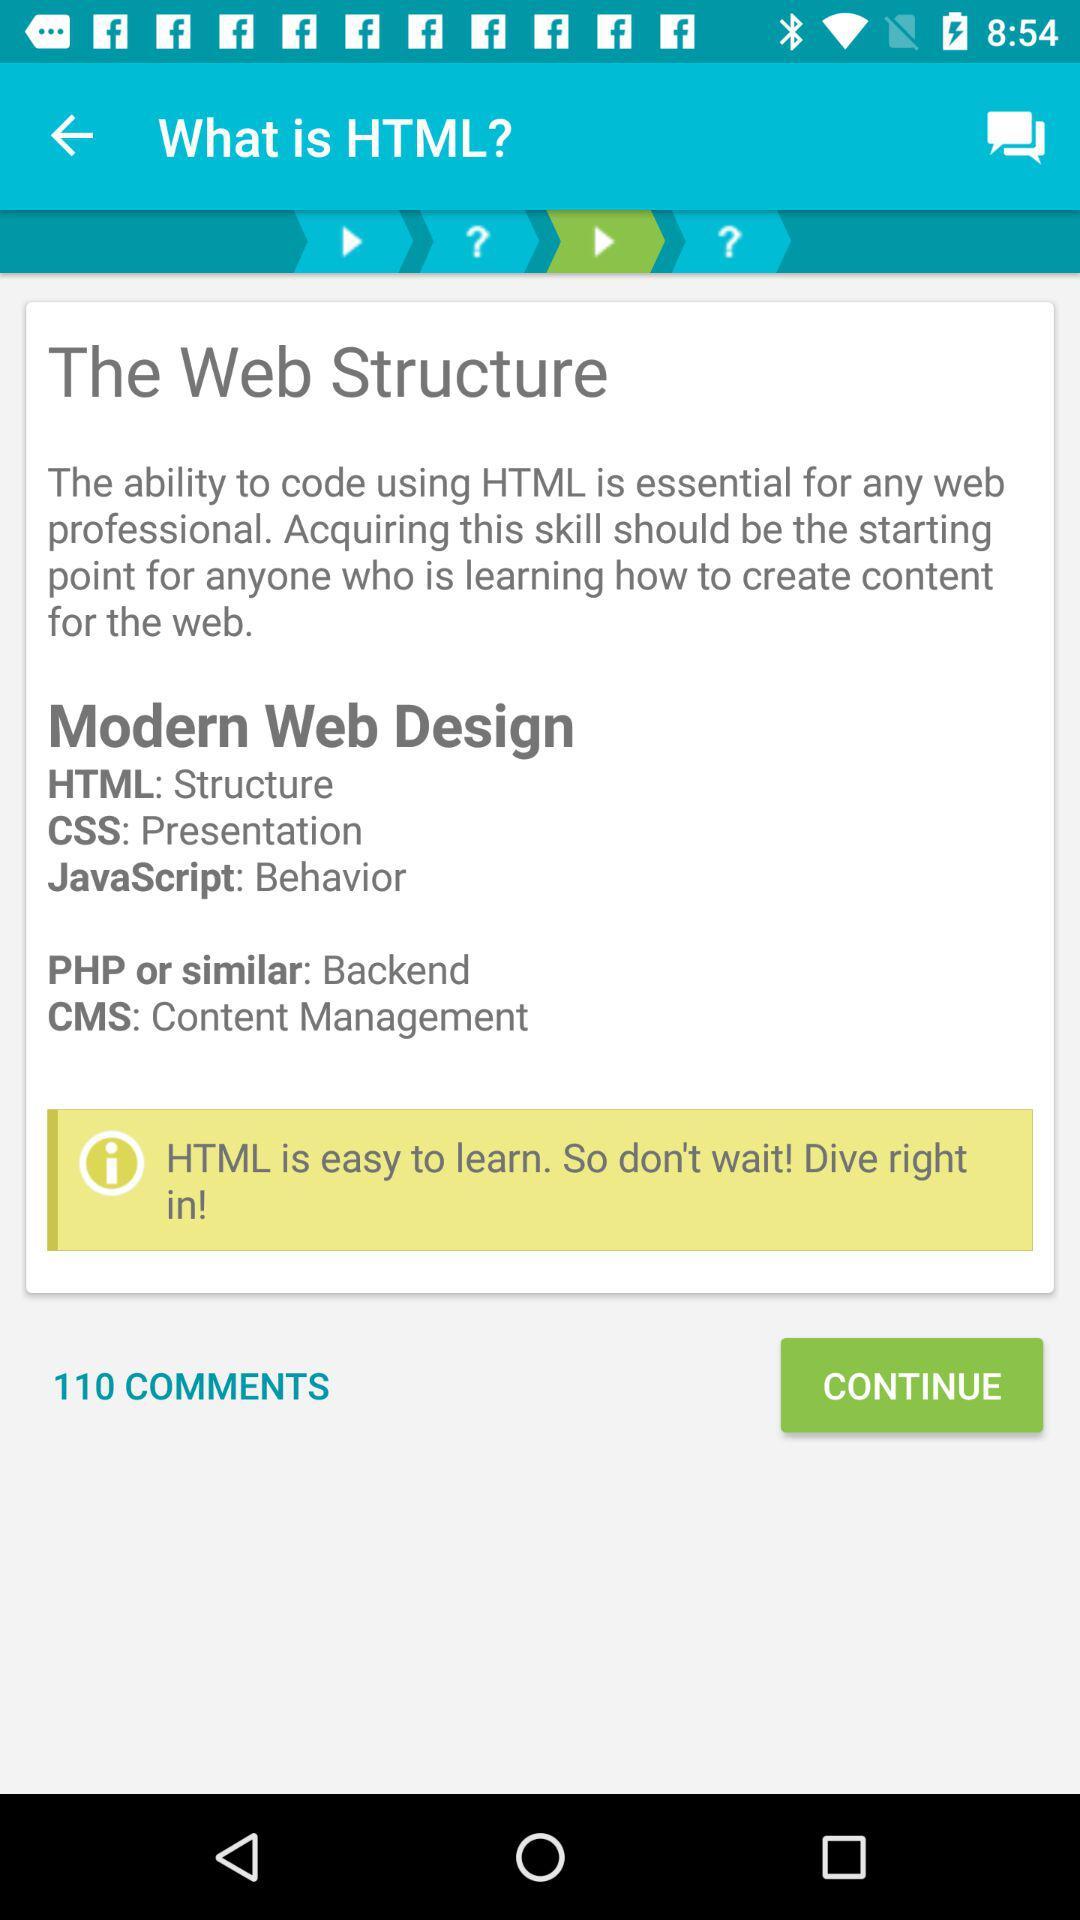  Describe the element at coordinates (191, 1384) in the screenshot. I see `the text 110 comments` at that location.